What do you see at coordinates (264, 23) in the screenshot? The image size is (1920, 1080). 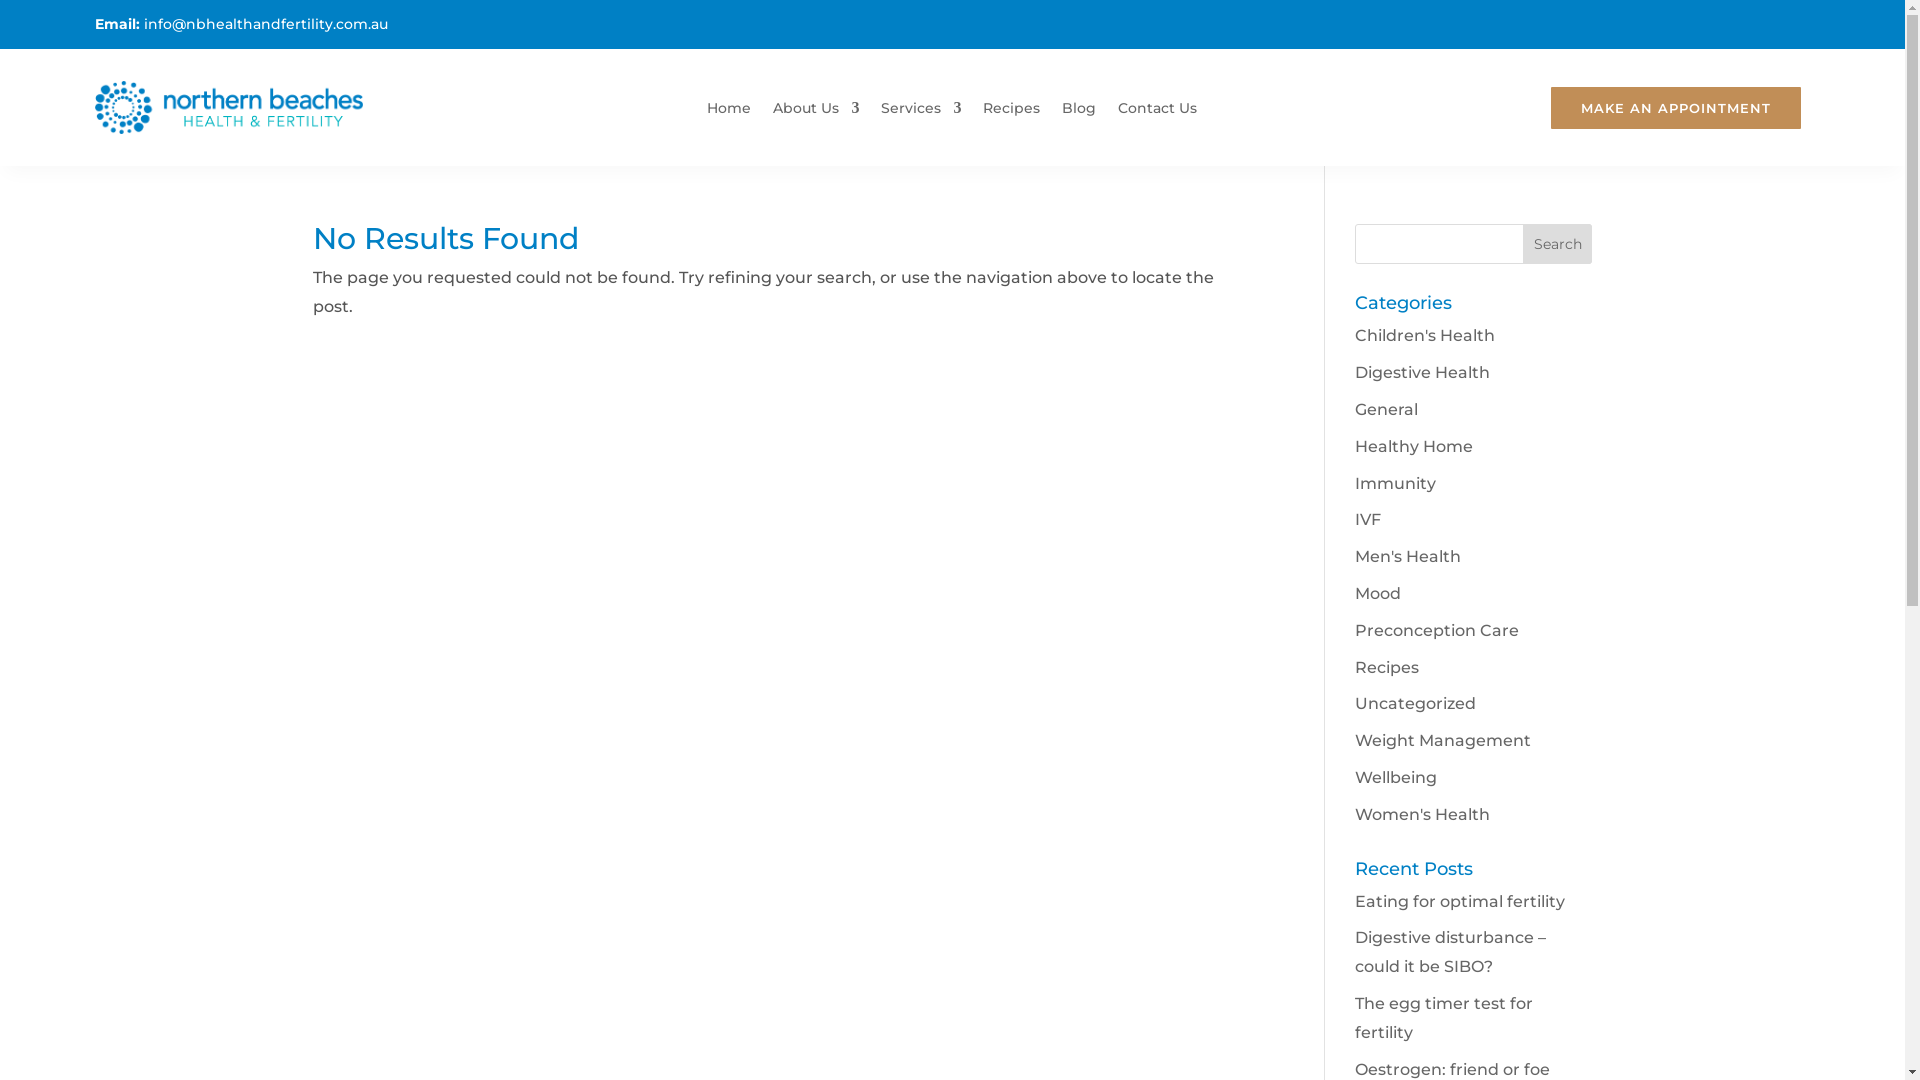 I see `'info@nbhealthandfertility.com.au'` at bounding box center [264, 23].